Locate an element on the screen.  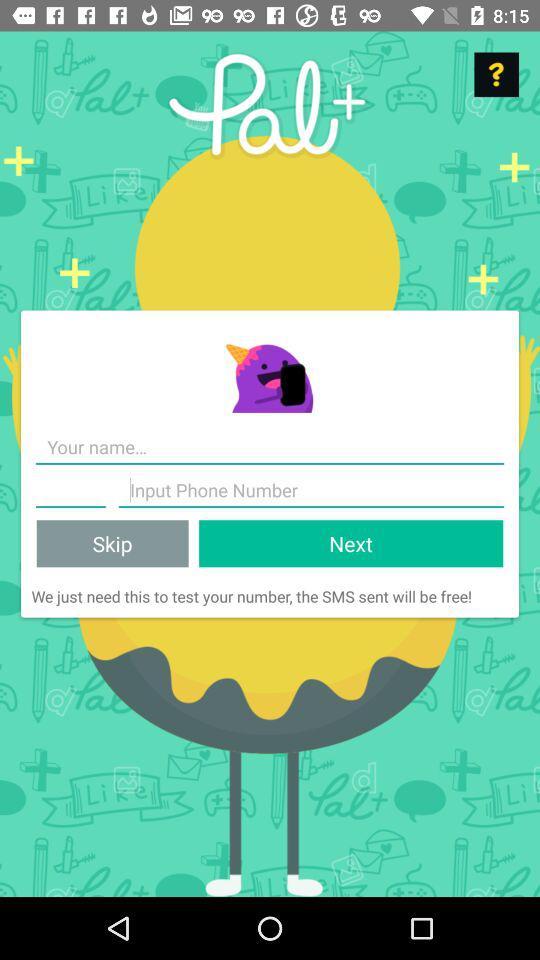
name option is located at coordinates (69, 489).